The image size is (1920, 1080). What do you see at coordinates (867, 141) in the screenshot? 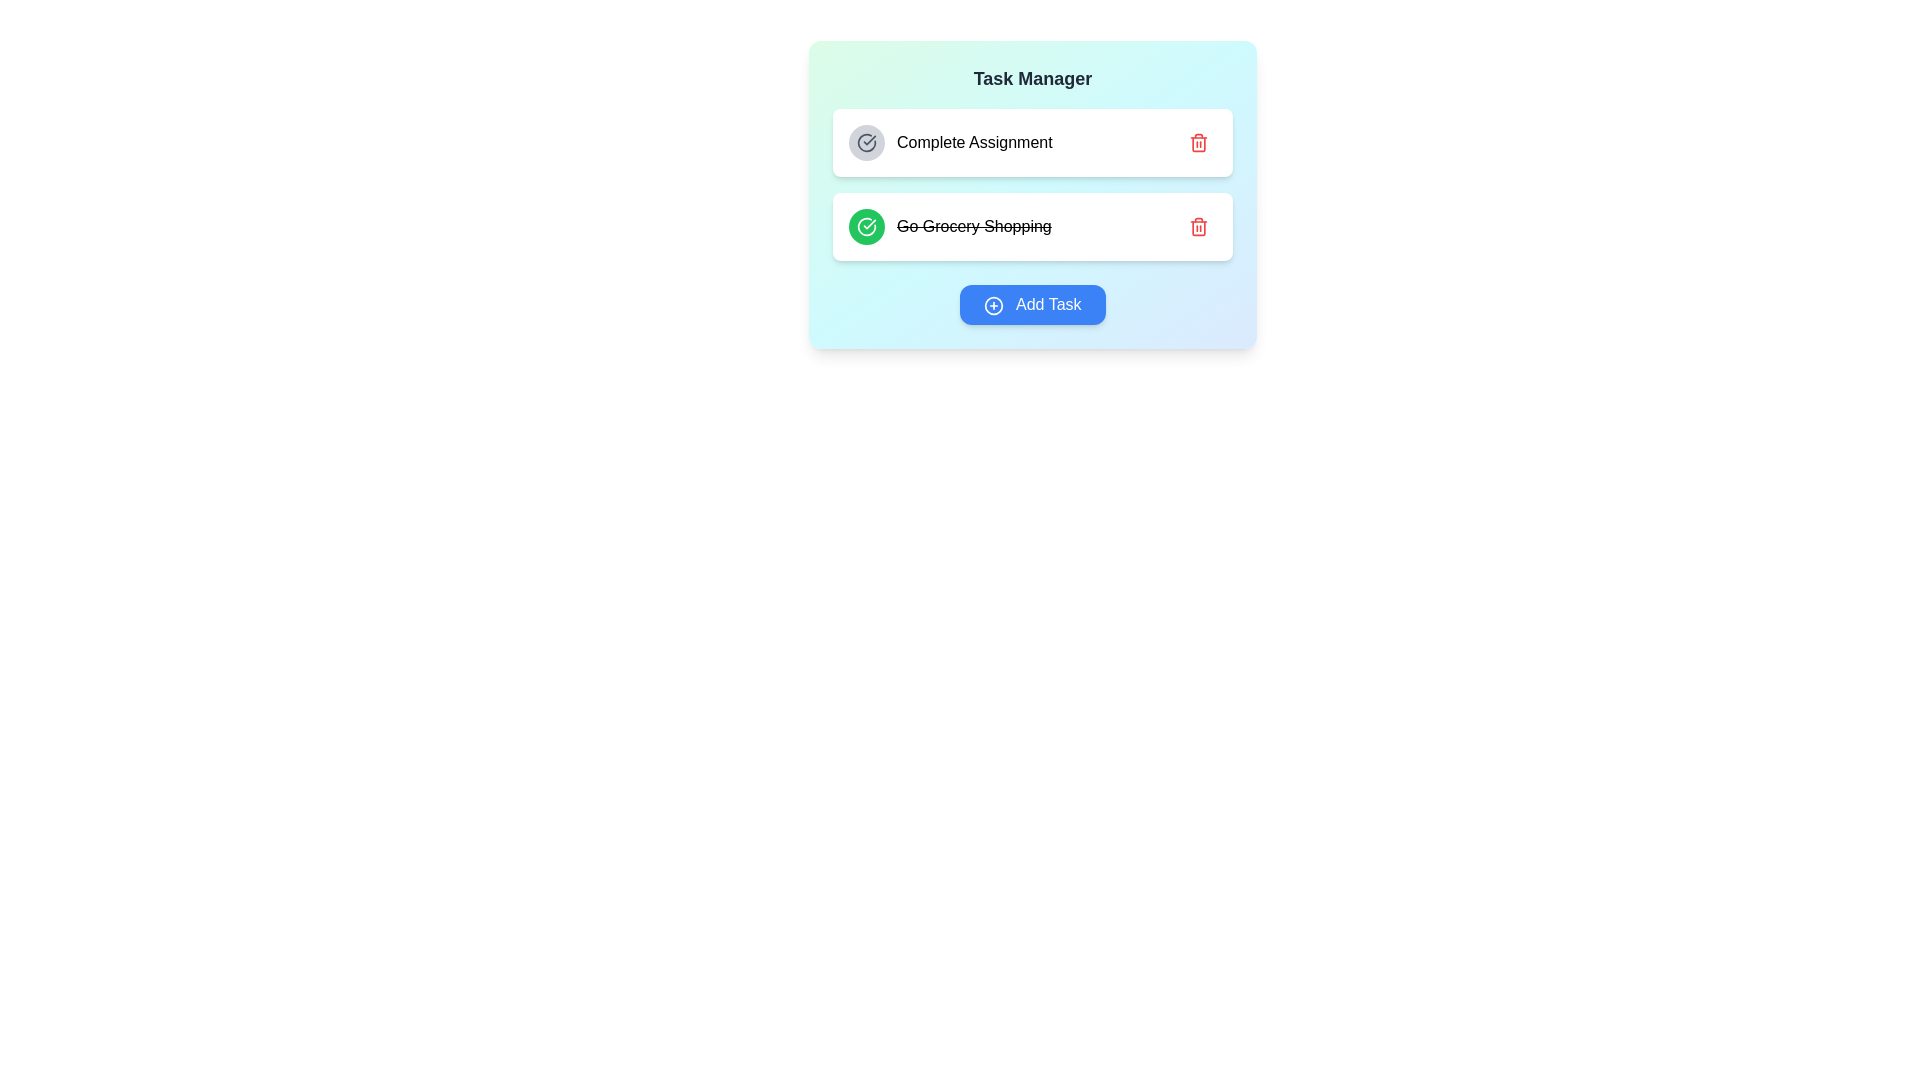
I see `the upper segment of the circular icon representing an incomplete task in the 'Complete Assignment' to-do list` at bounding box center [867, 141].